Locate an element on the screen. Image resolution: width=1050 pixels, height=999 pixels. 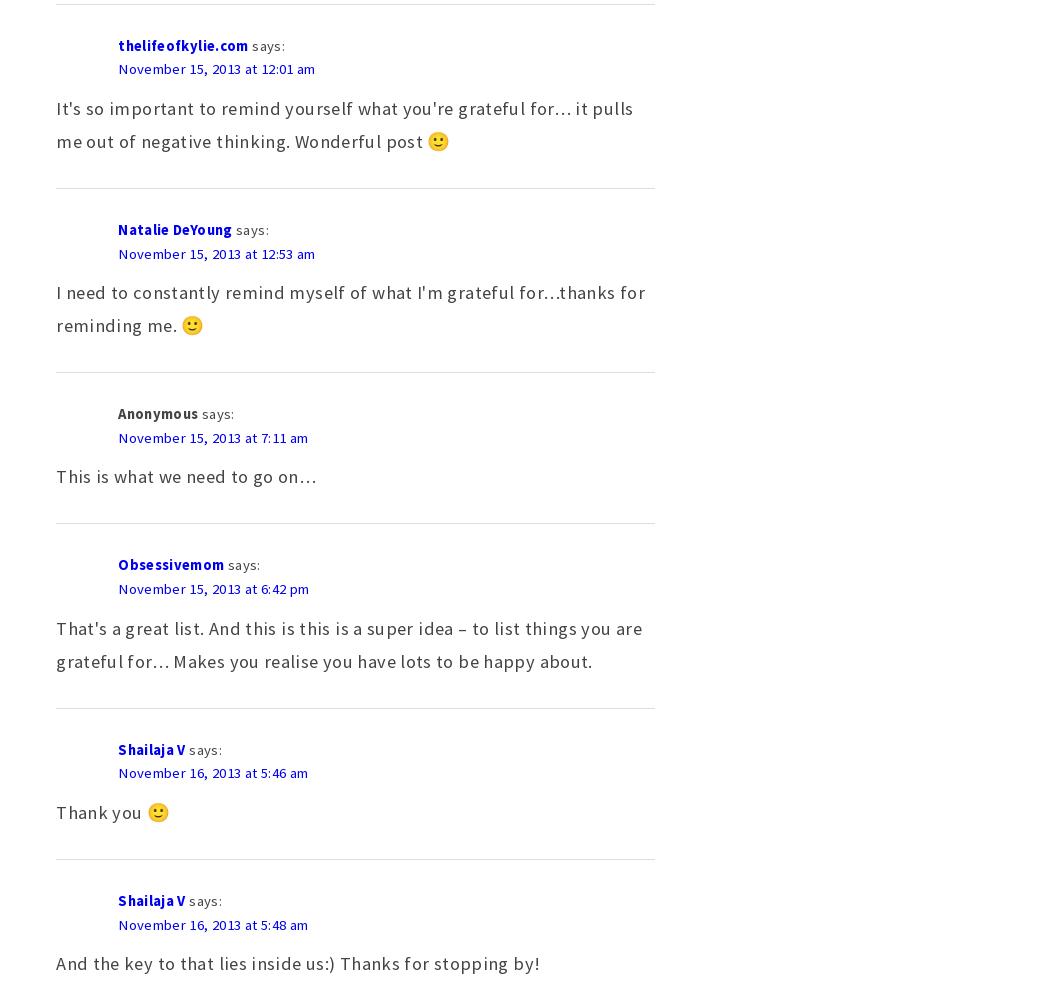
'November 15, 2013 at 12:53 am' is located at coordinates (215, 253).